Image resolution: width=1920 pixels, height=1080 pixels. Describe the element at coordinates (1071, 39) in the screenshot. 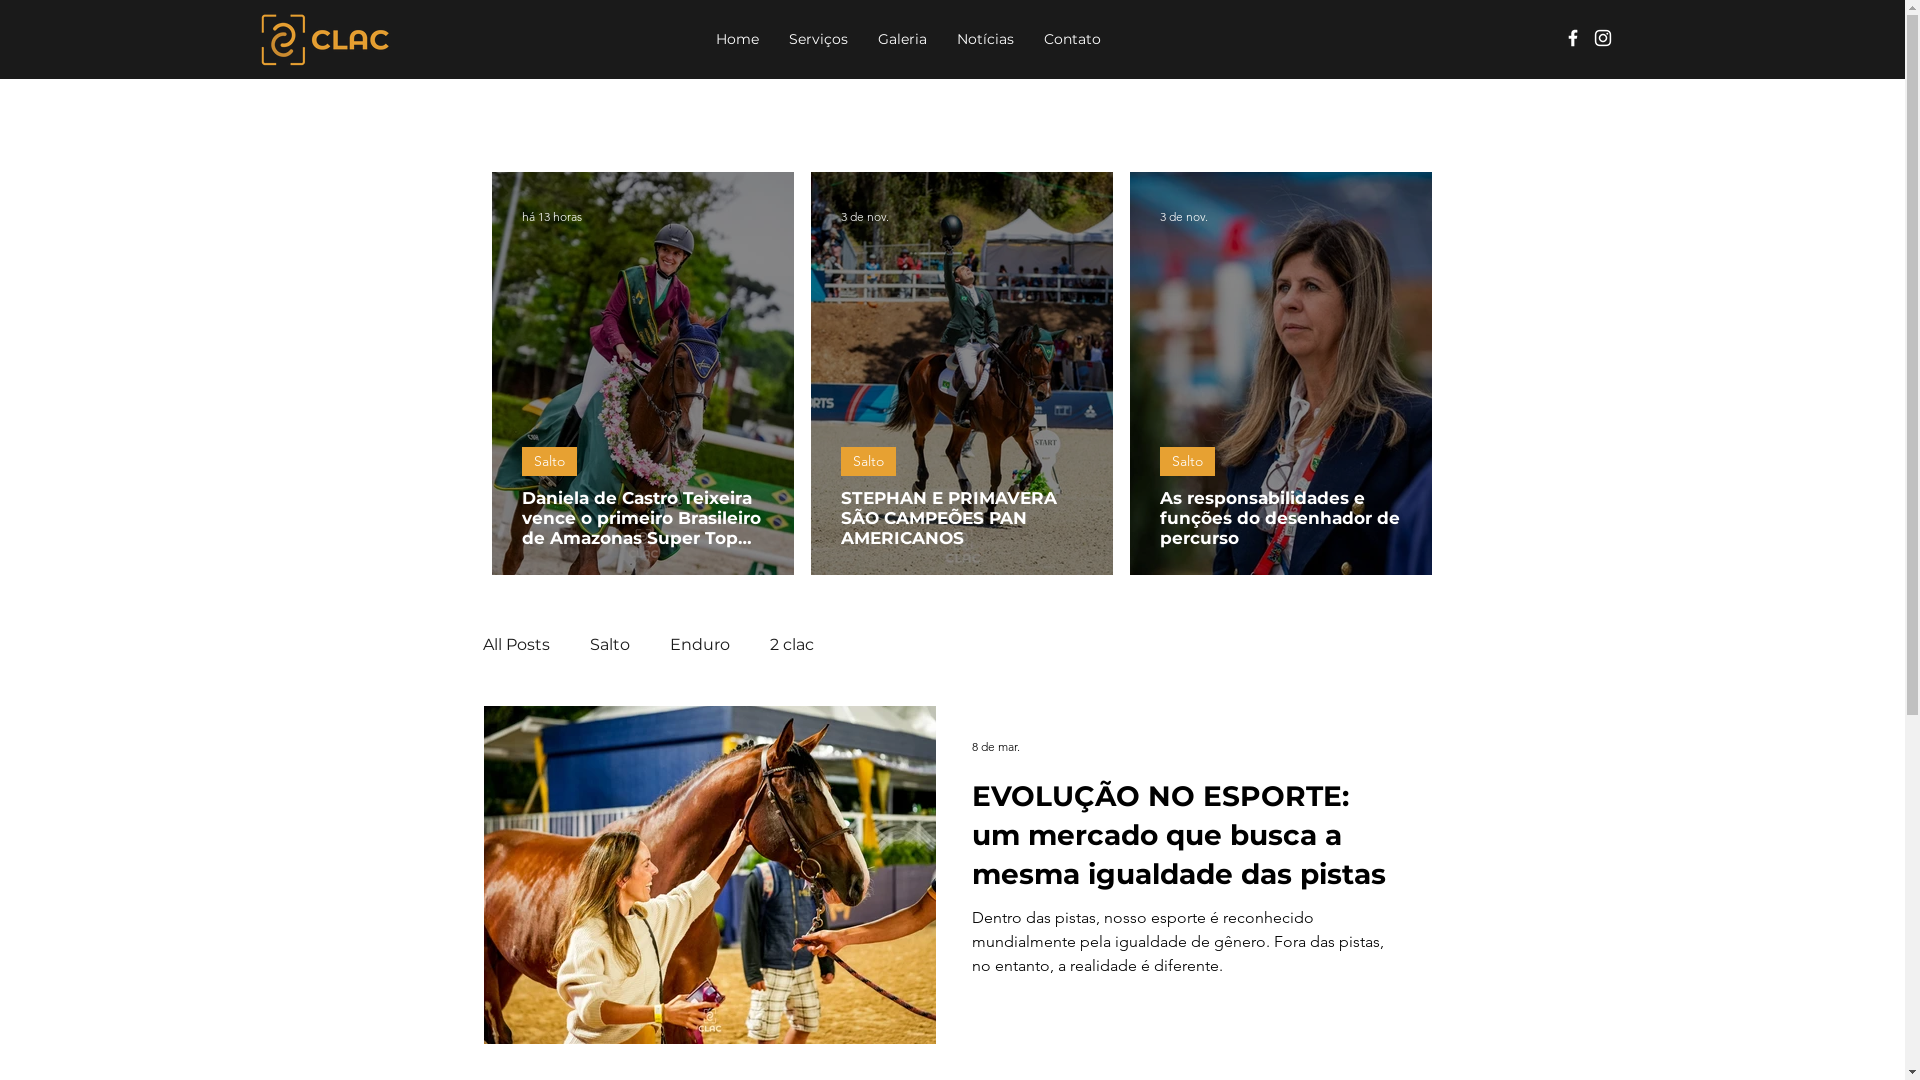

I see `'Contato'` at that location.